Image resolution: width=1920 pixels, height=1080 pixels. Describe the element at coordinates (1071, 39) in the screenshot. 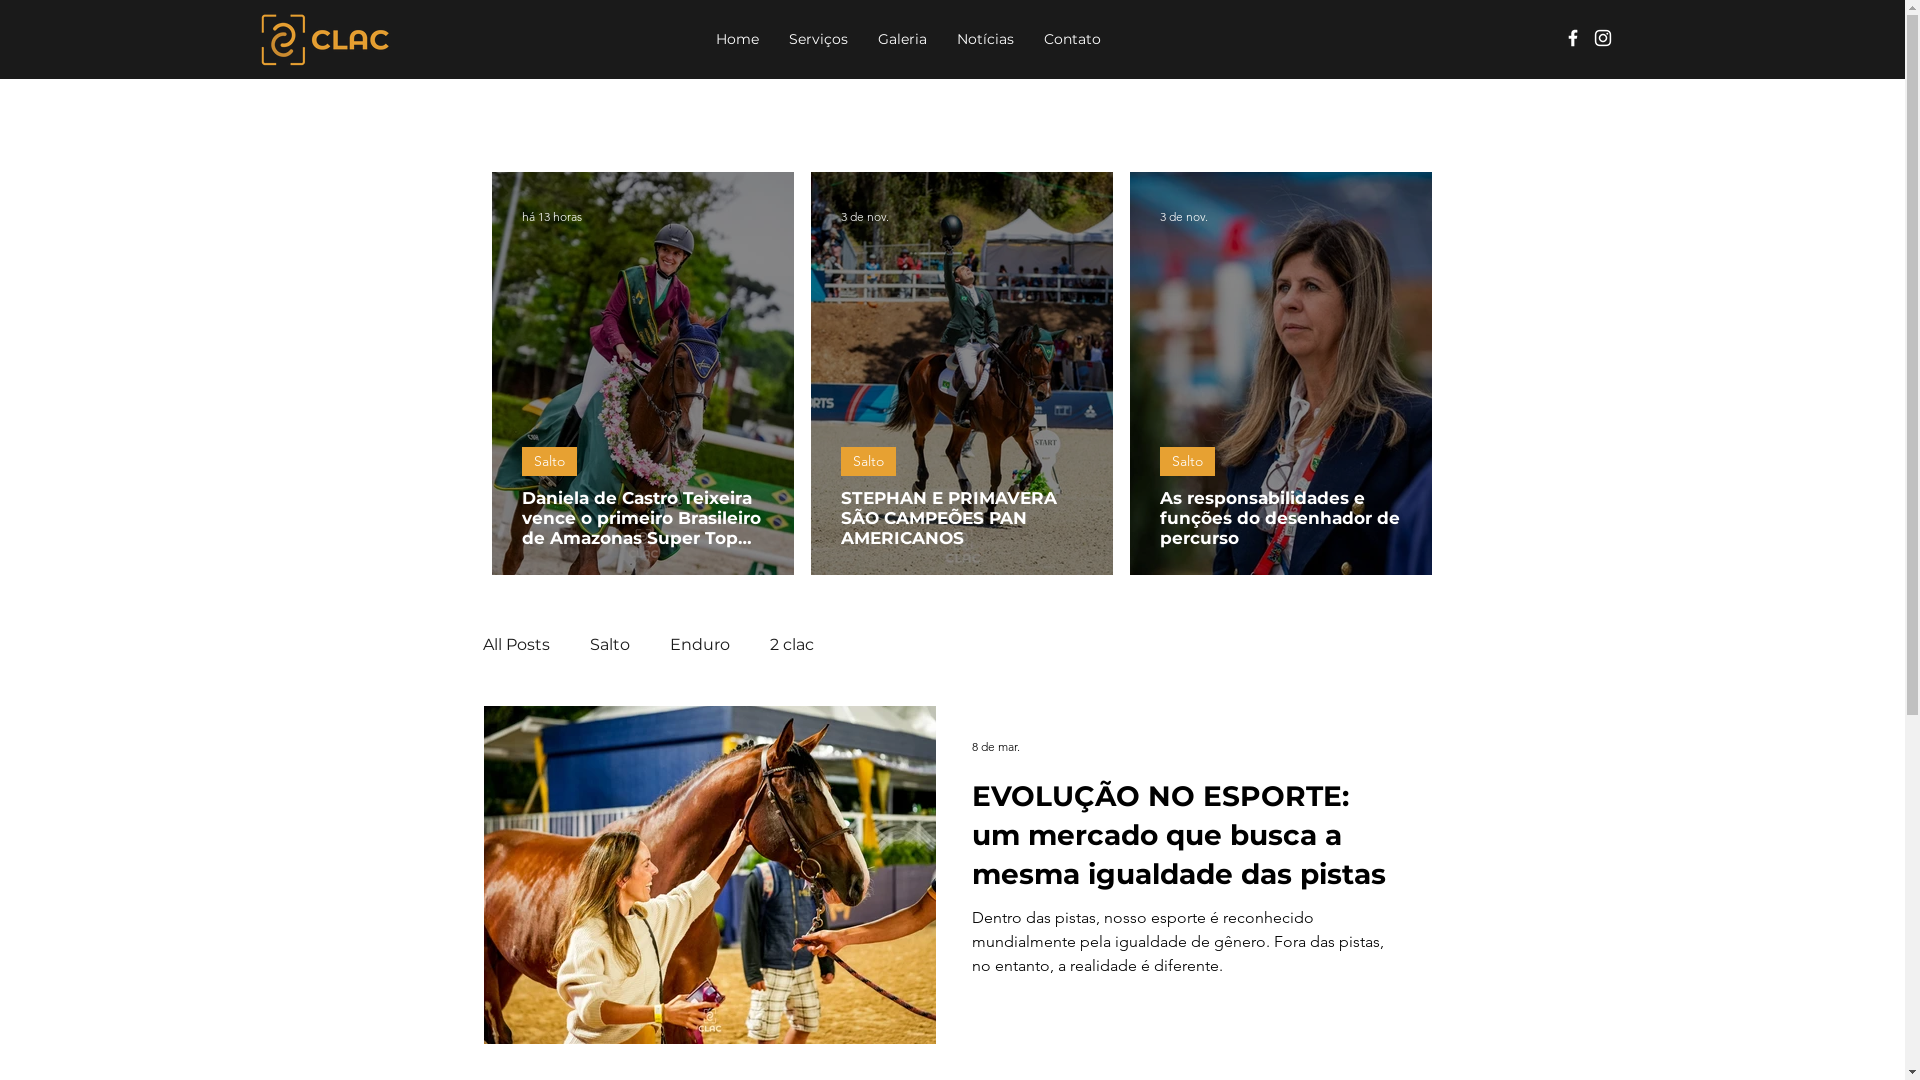

I see `'Contato'` at that location.